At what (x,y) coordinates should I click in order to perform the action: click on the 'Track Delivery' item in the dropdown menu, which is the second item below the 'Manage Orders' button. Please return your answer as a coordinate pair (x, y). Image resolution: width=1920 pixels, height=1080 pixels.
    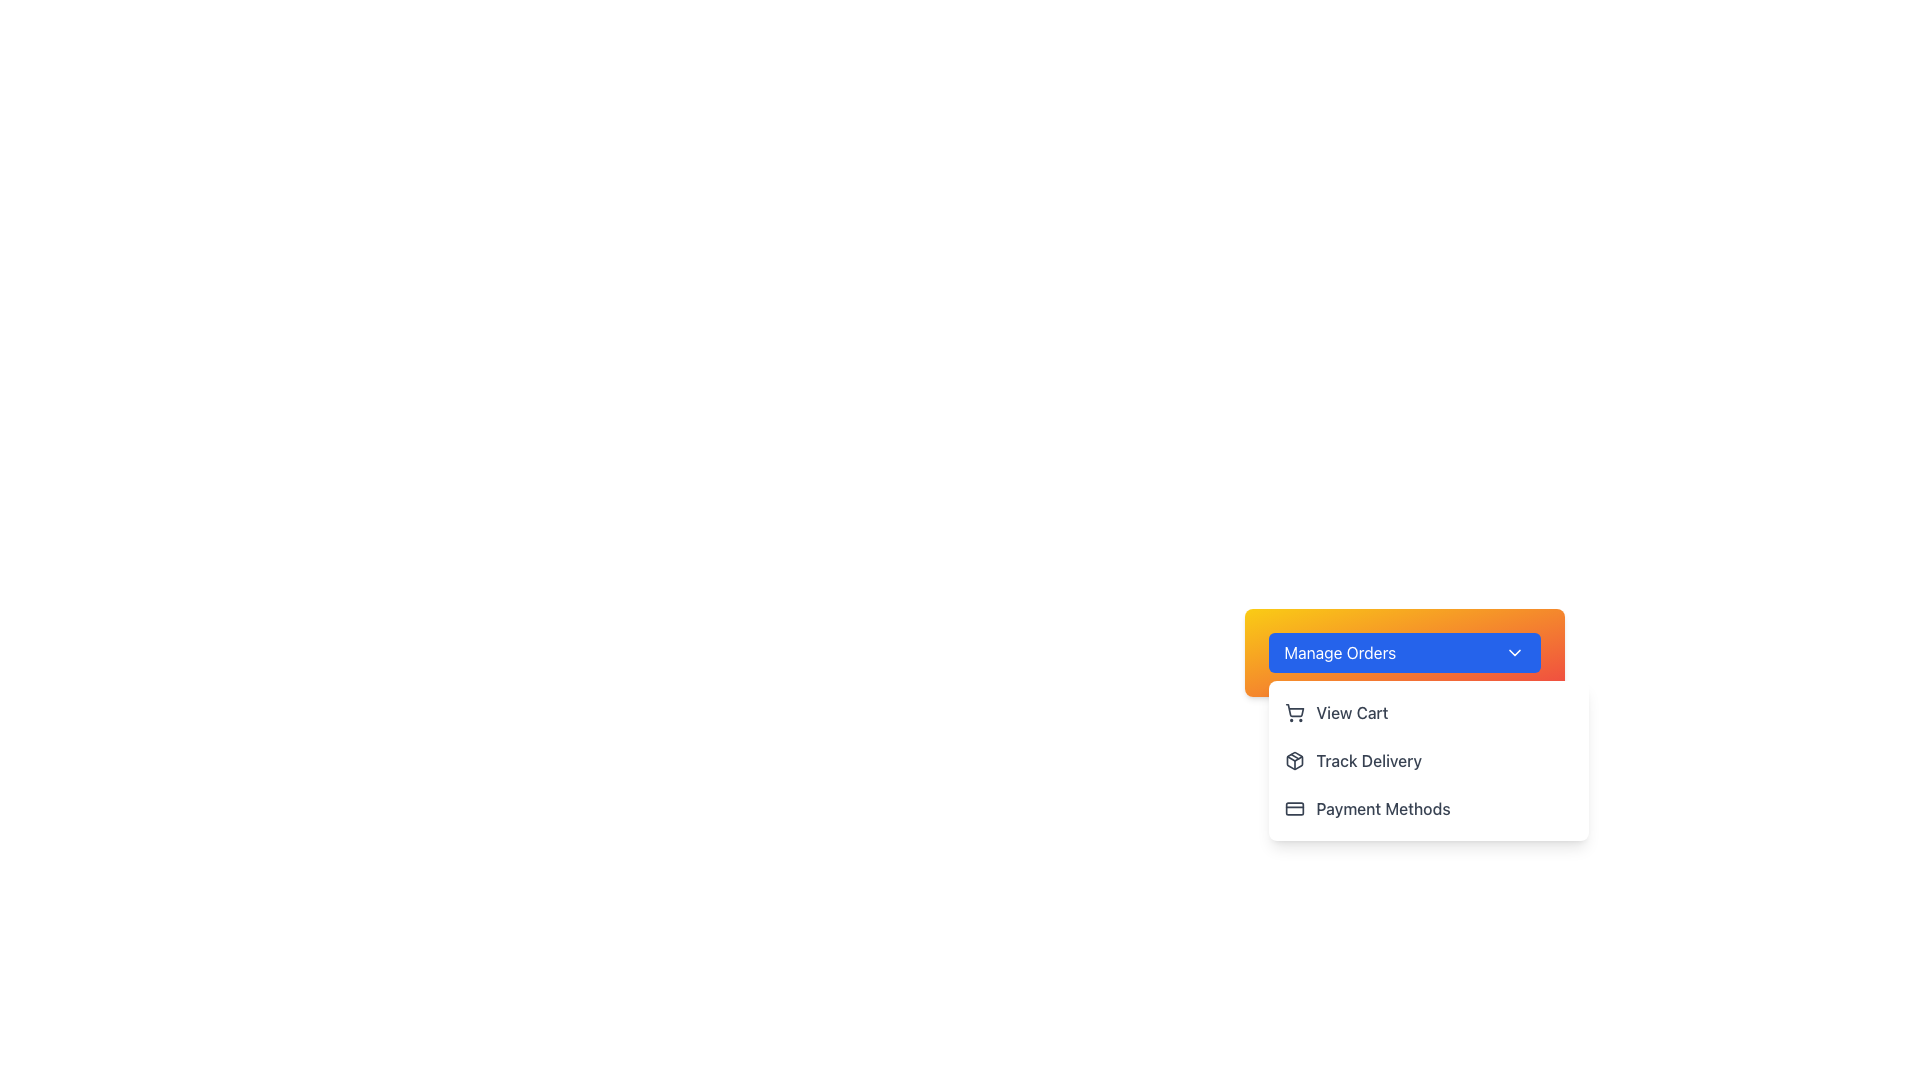
    Looking at the image, I should click on (1427, 760).